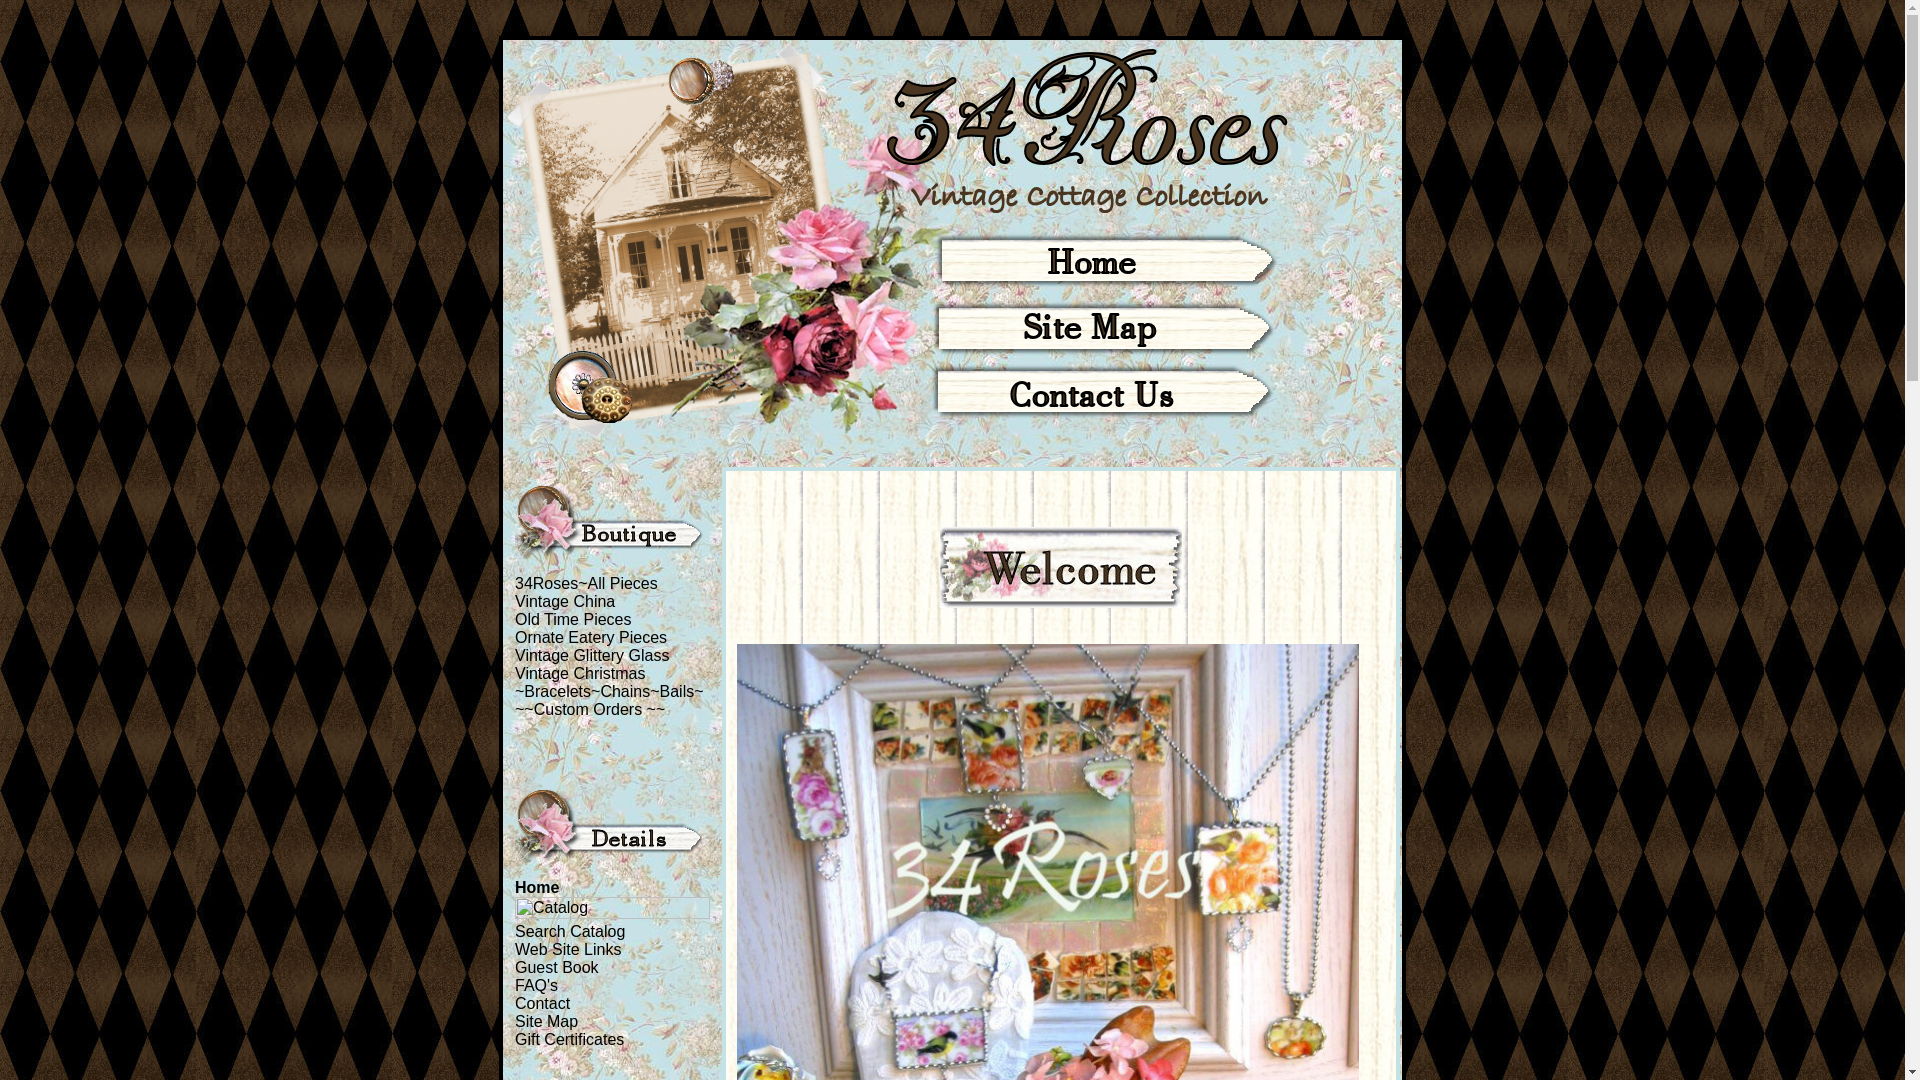 The height and width of the screenshot is (1080, 1920). I want to click on '~Bracelets~Chains~Bails~', so click(608, 690).